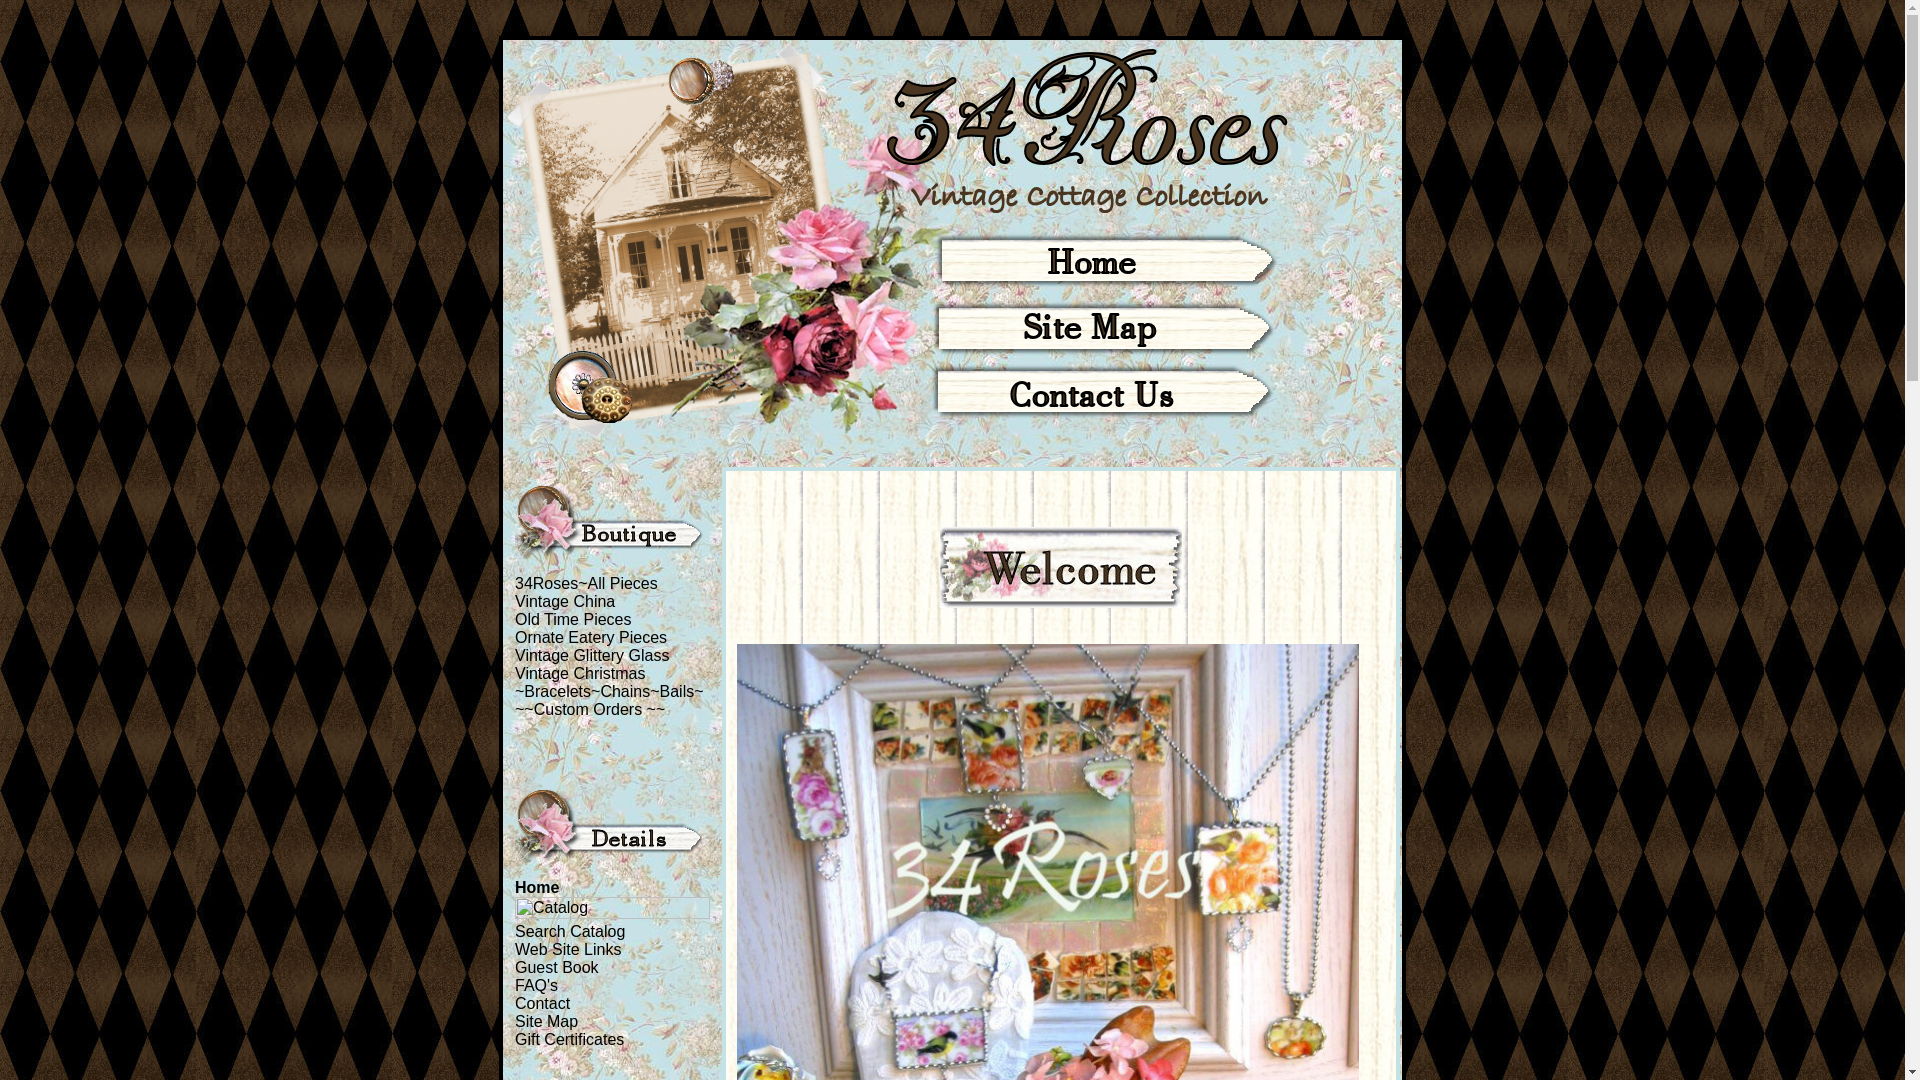 The height and width of the screenshot is (1080, 1920). I want to click on '~Bracelets~Chains~Bails~', so click(608, 690).